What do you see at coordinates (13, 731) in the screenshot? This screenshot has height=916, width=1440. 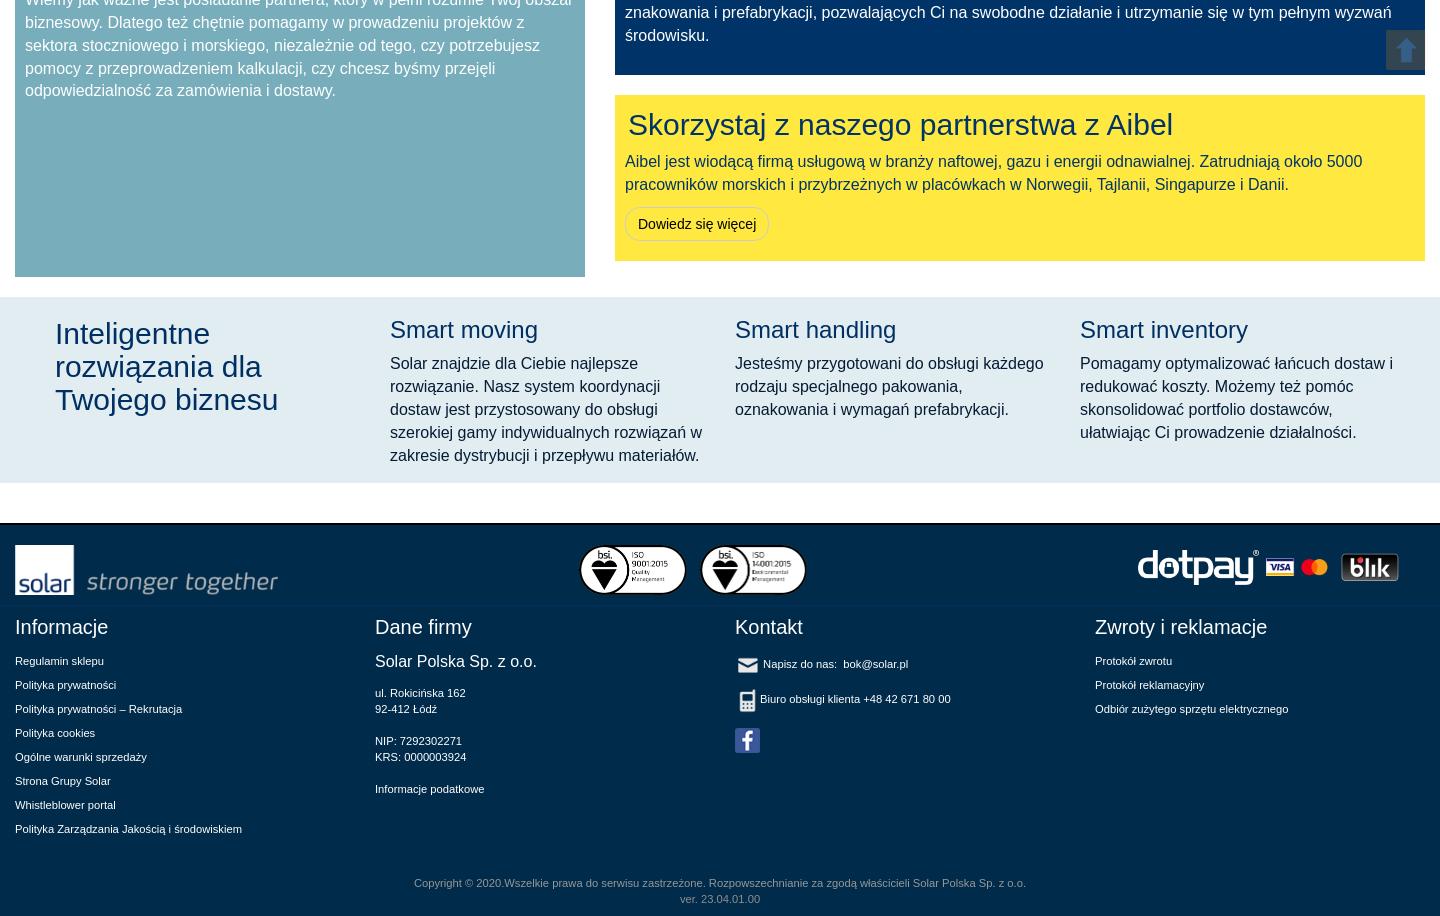 I see `'Polityka cookies'` at bounding box center [13, 731].